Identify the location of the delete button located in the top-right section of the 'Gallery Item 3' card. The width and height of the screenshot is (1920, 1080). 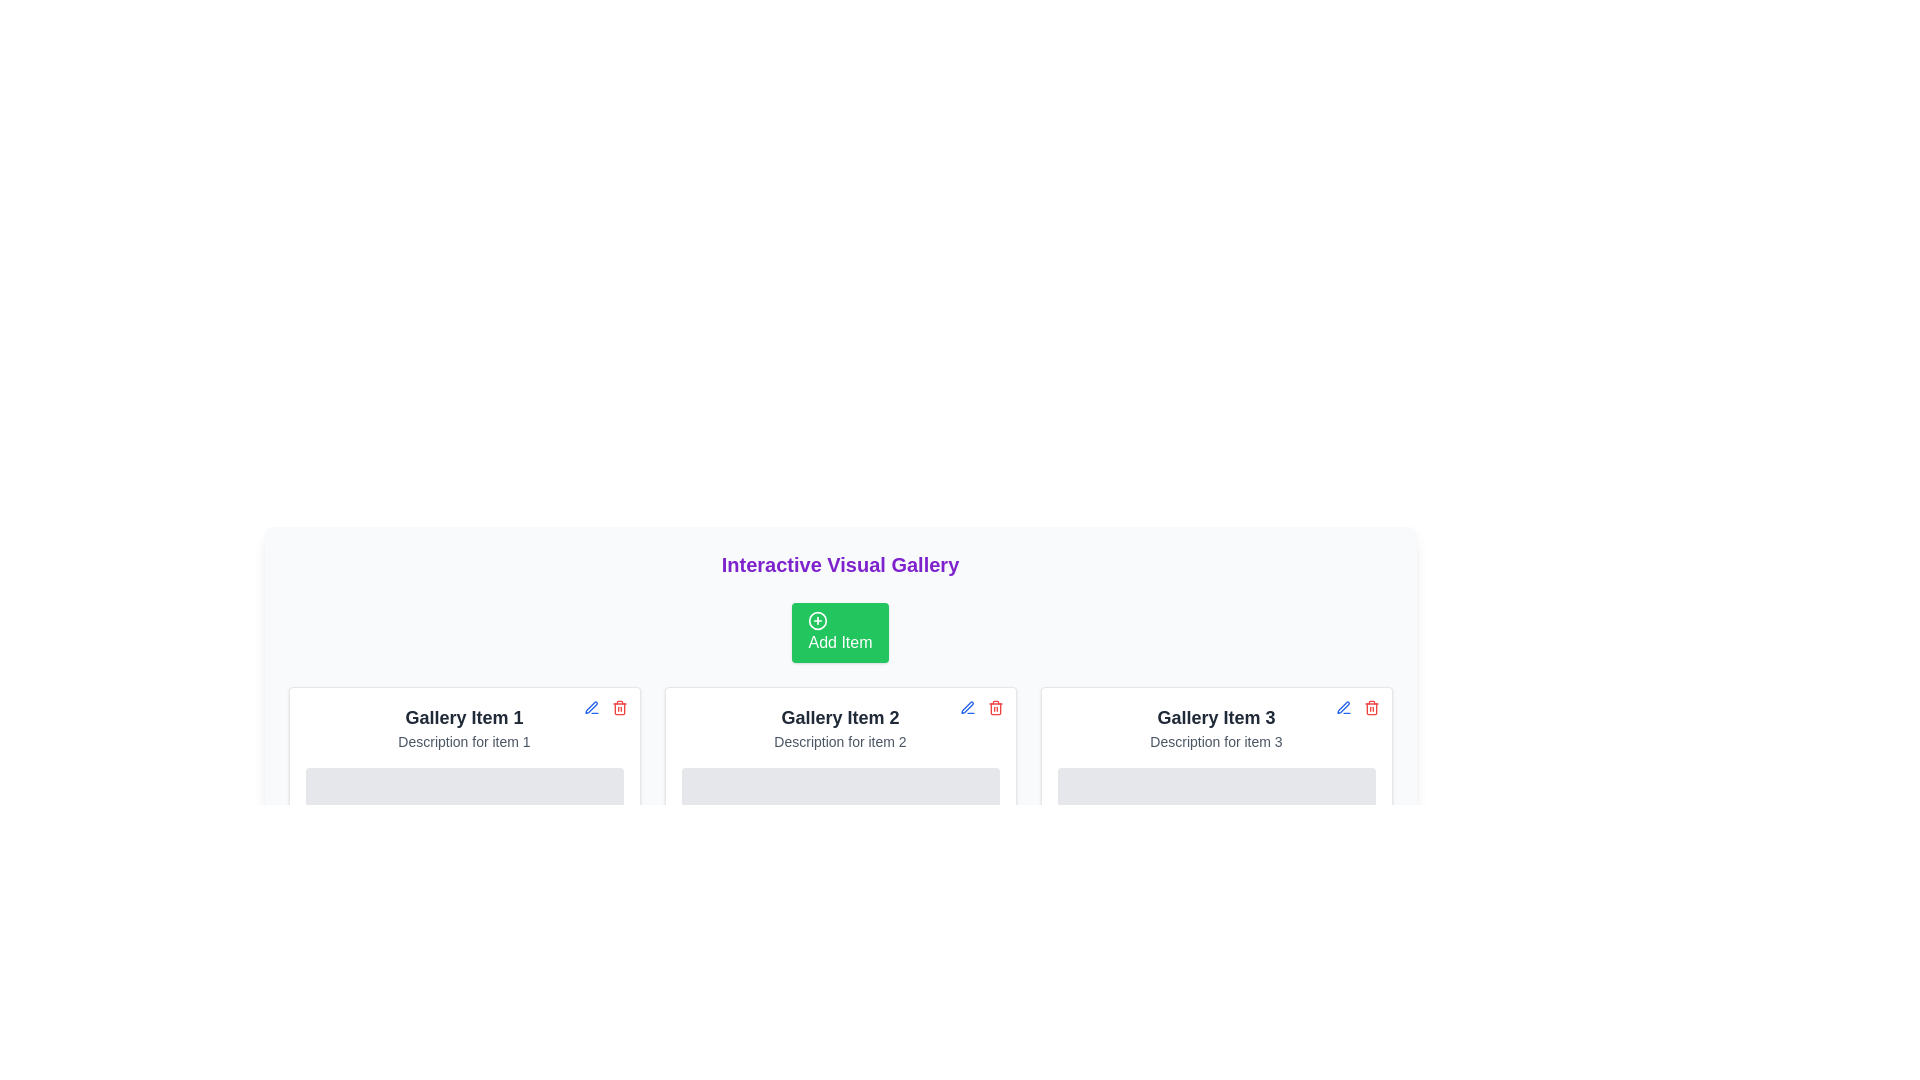
(1370, 707).